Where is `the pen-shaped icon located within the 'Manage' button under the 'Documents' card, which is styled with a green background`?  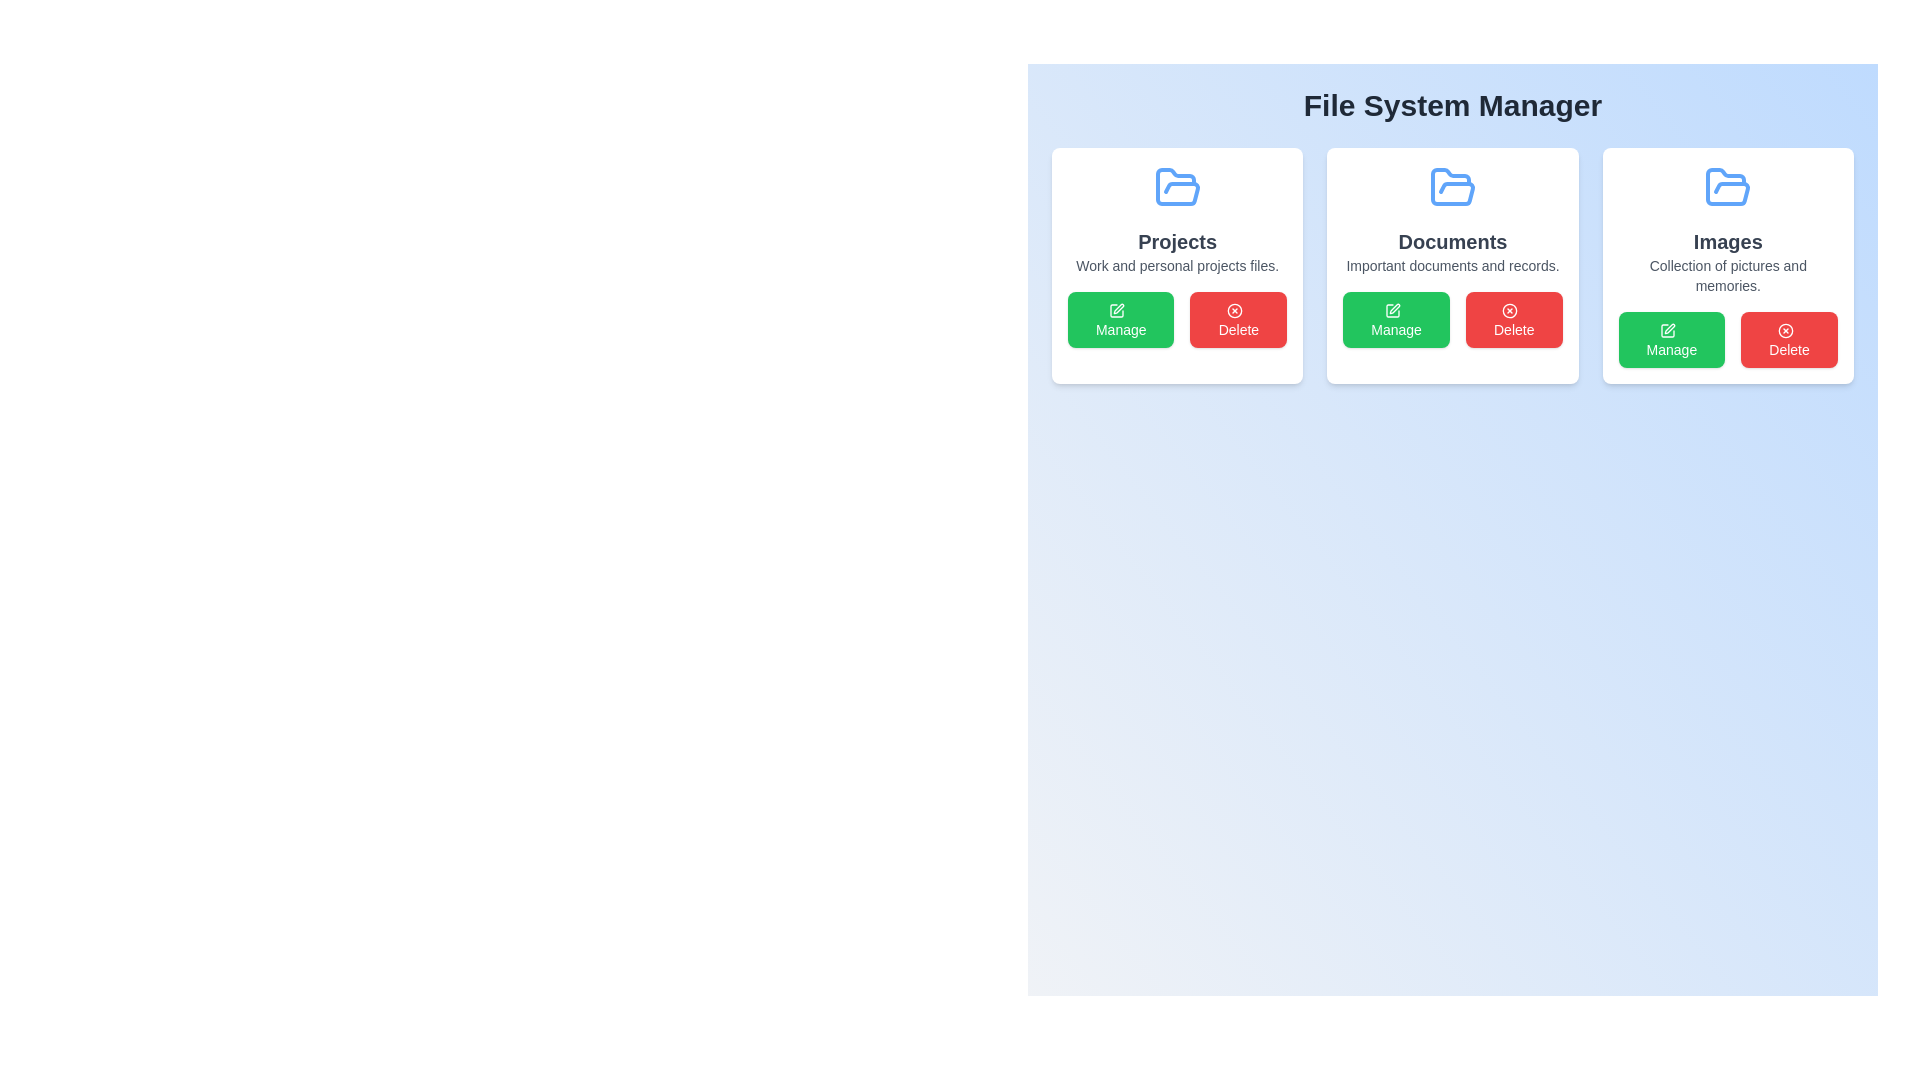
the pen-shaped icon located within the 'Manage' button under the 'Documents' card, which is styled with a green background is located at coordinates (1392, 308).